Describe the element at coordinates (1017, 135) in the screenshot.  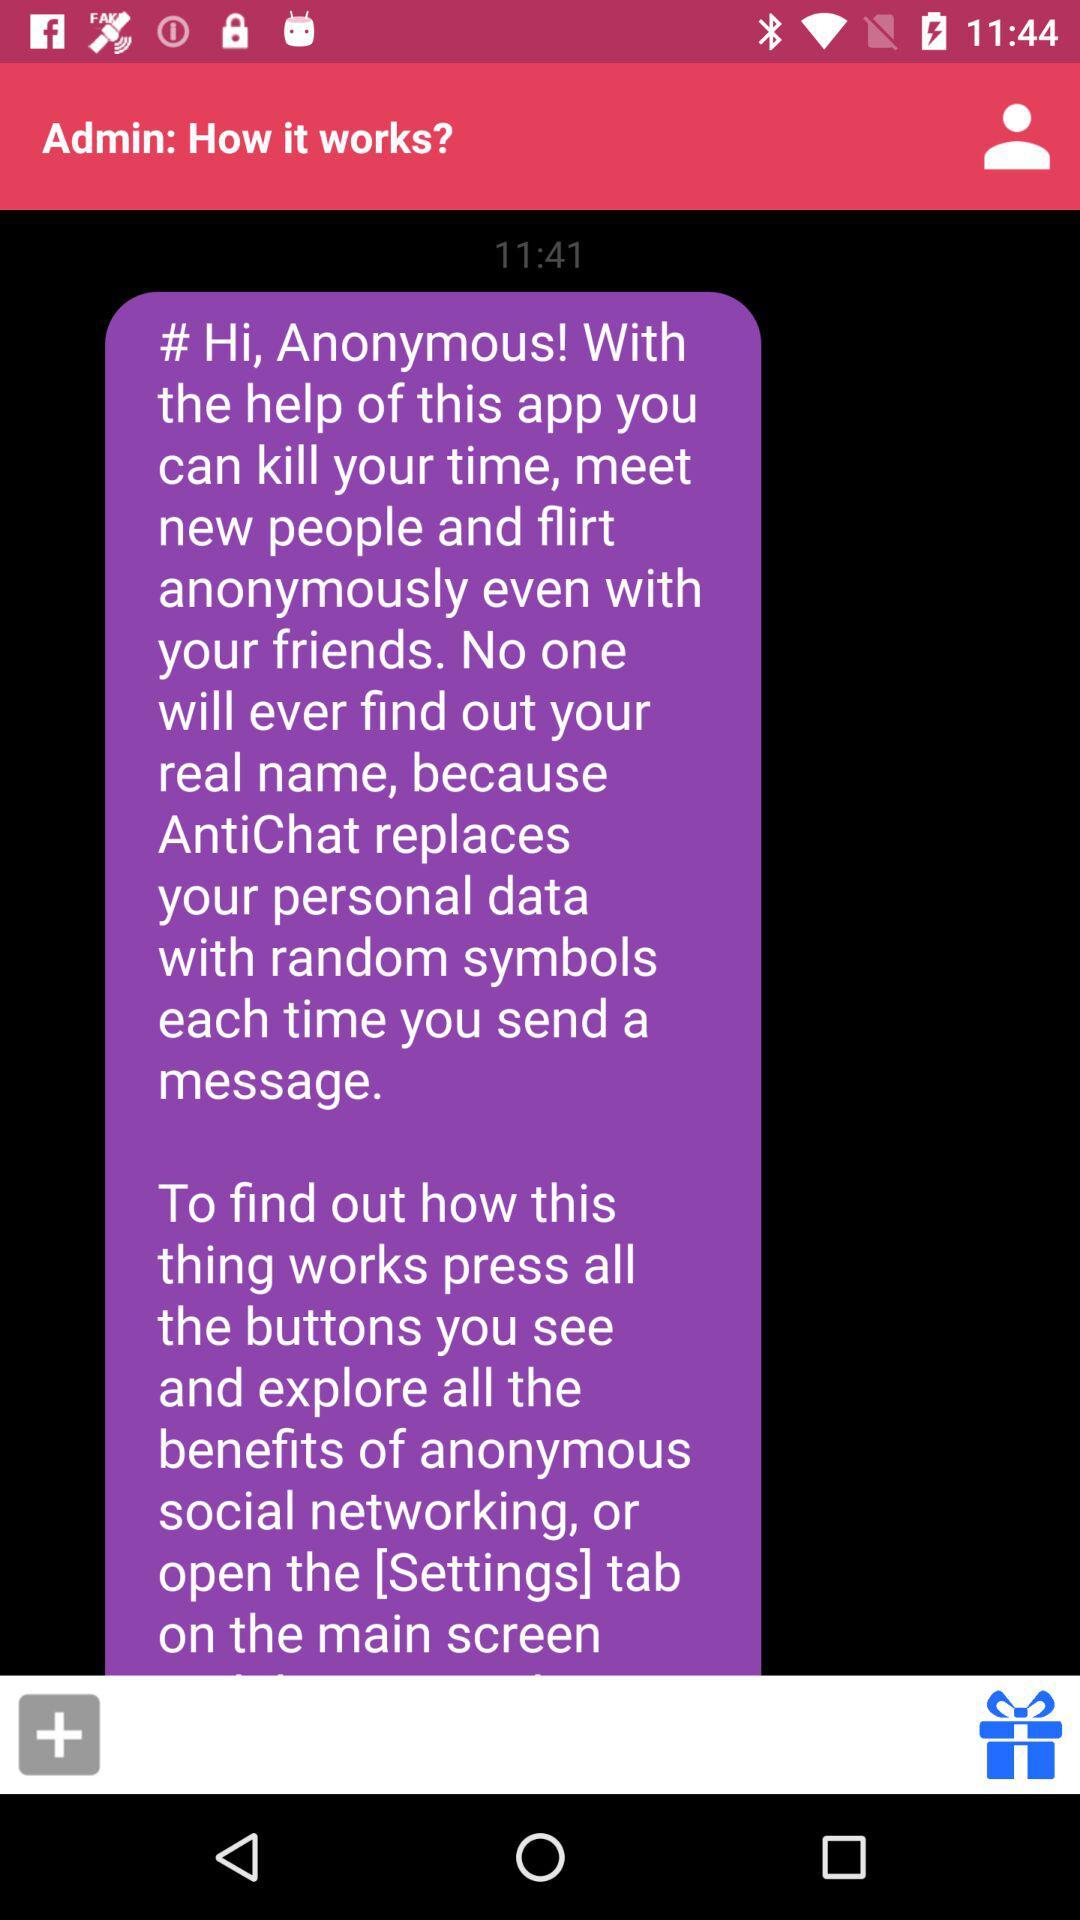
I see `icon to the right of the admin how it app` at that location.